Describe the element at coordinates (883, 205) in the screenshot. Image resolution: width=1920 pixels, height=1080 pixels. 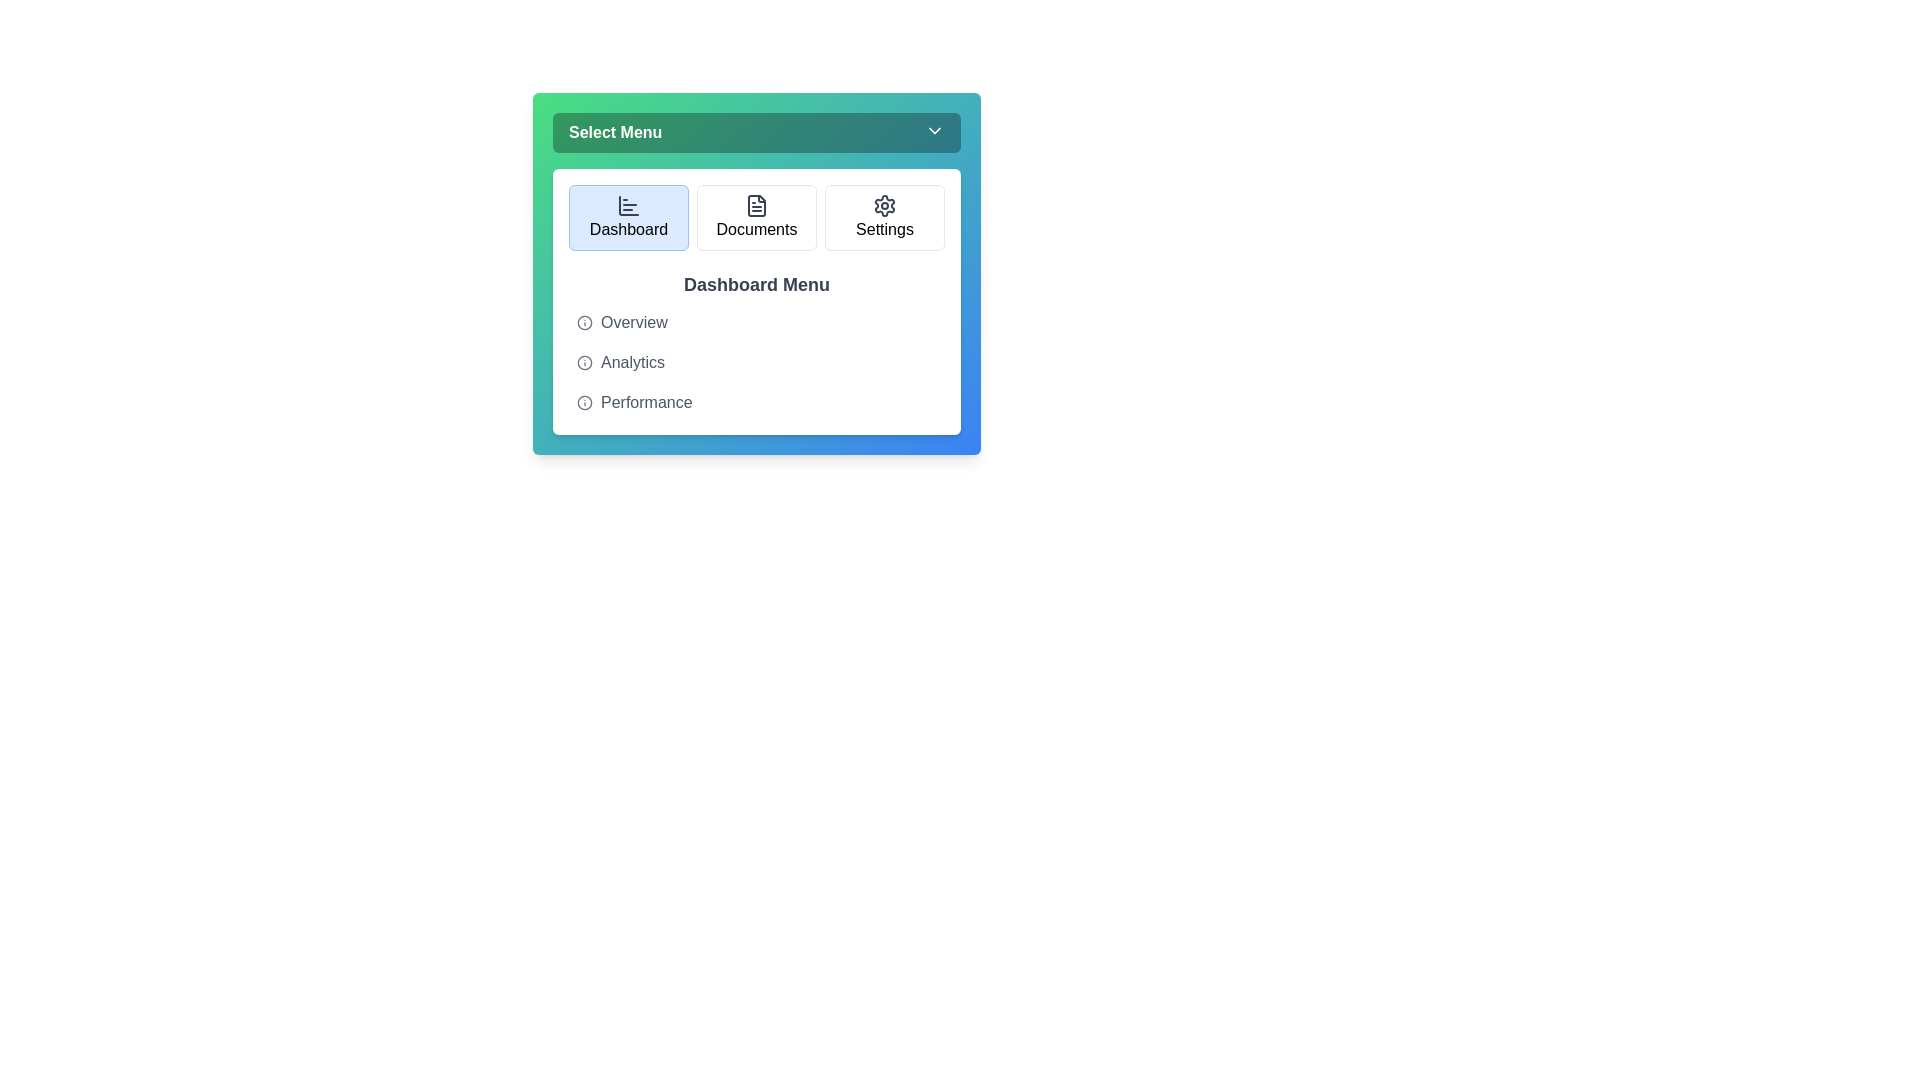
I see `the settings icon button located on the far right under the 'Select Menu' dropdown to enable keyboard interaction` at that location.